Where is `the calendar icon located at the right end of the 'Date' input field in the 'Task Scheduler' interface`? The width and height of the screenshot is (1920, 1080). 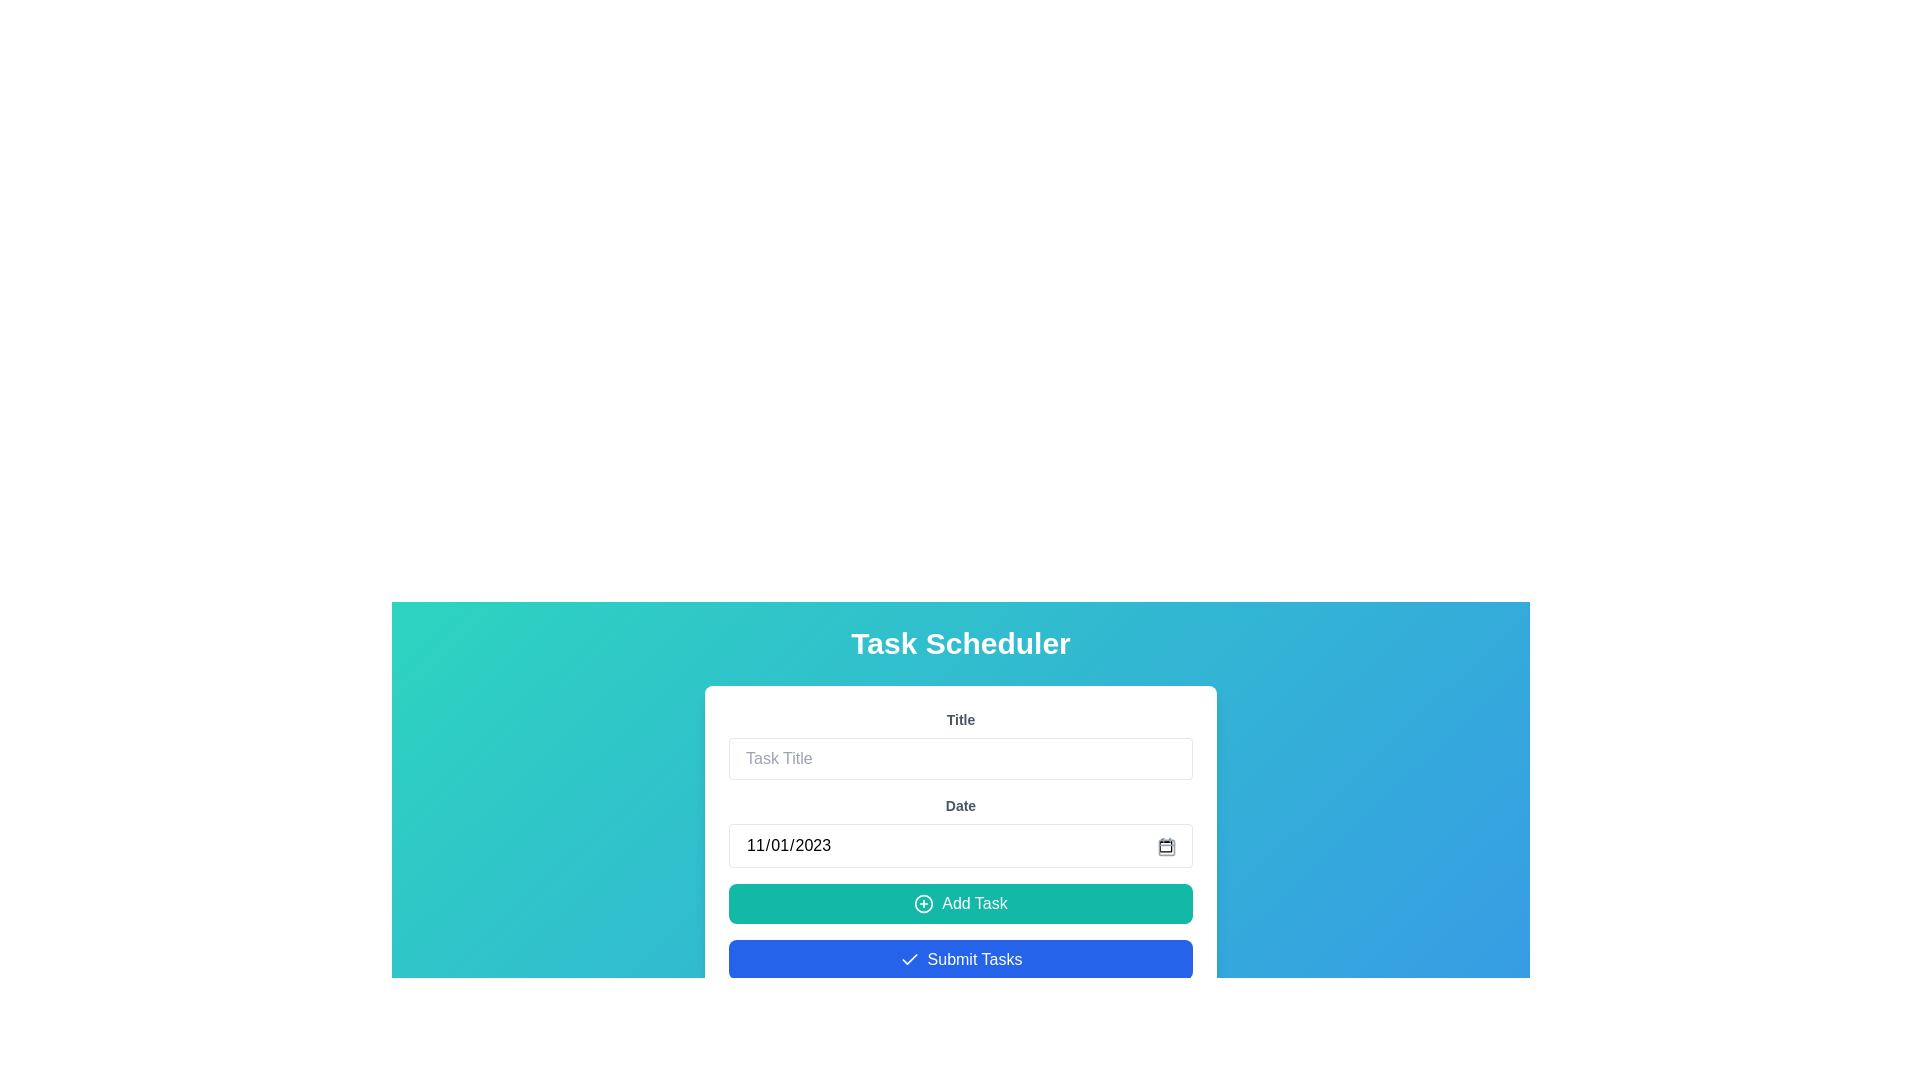 the calendar icon located at the right end of the 'Date' input field in the 'Task Scheduler' interface is located at coordinates (1166, 845).